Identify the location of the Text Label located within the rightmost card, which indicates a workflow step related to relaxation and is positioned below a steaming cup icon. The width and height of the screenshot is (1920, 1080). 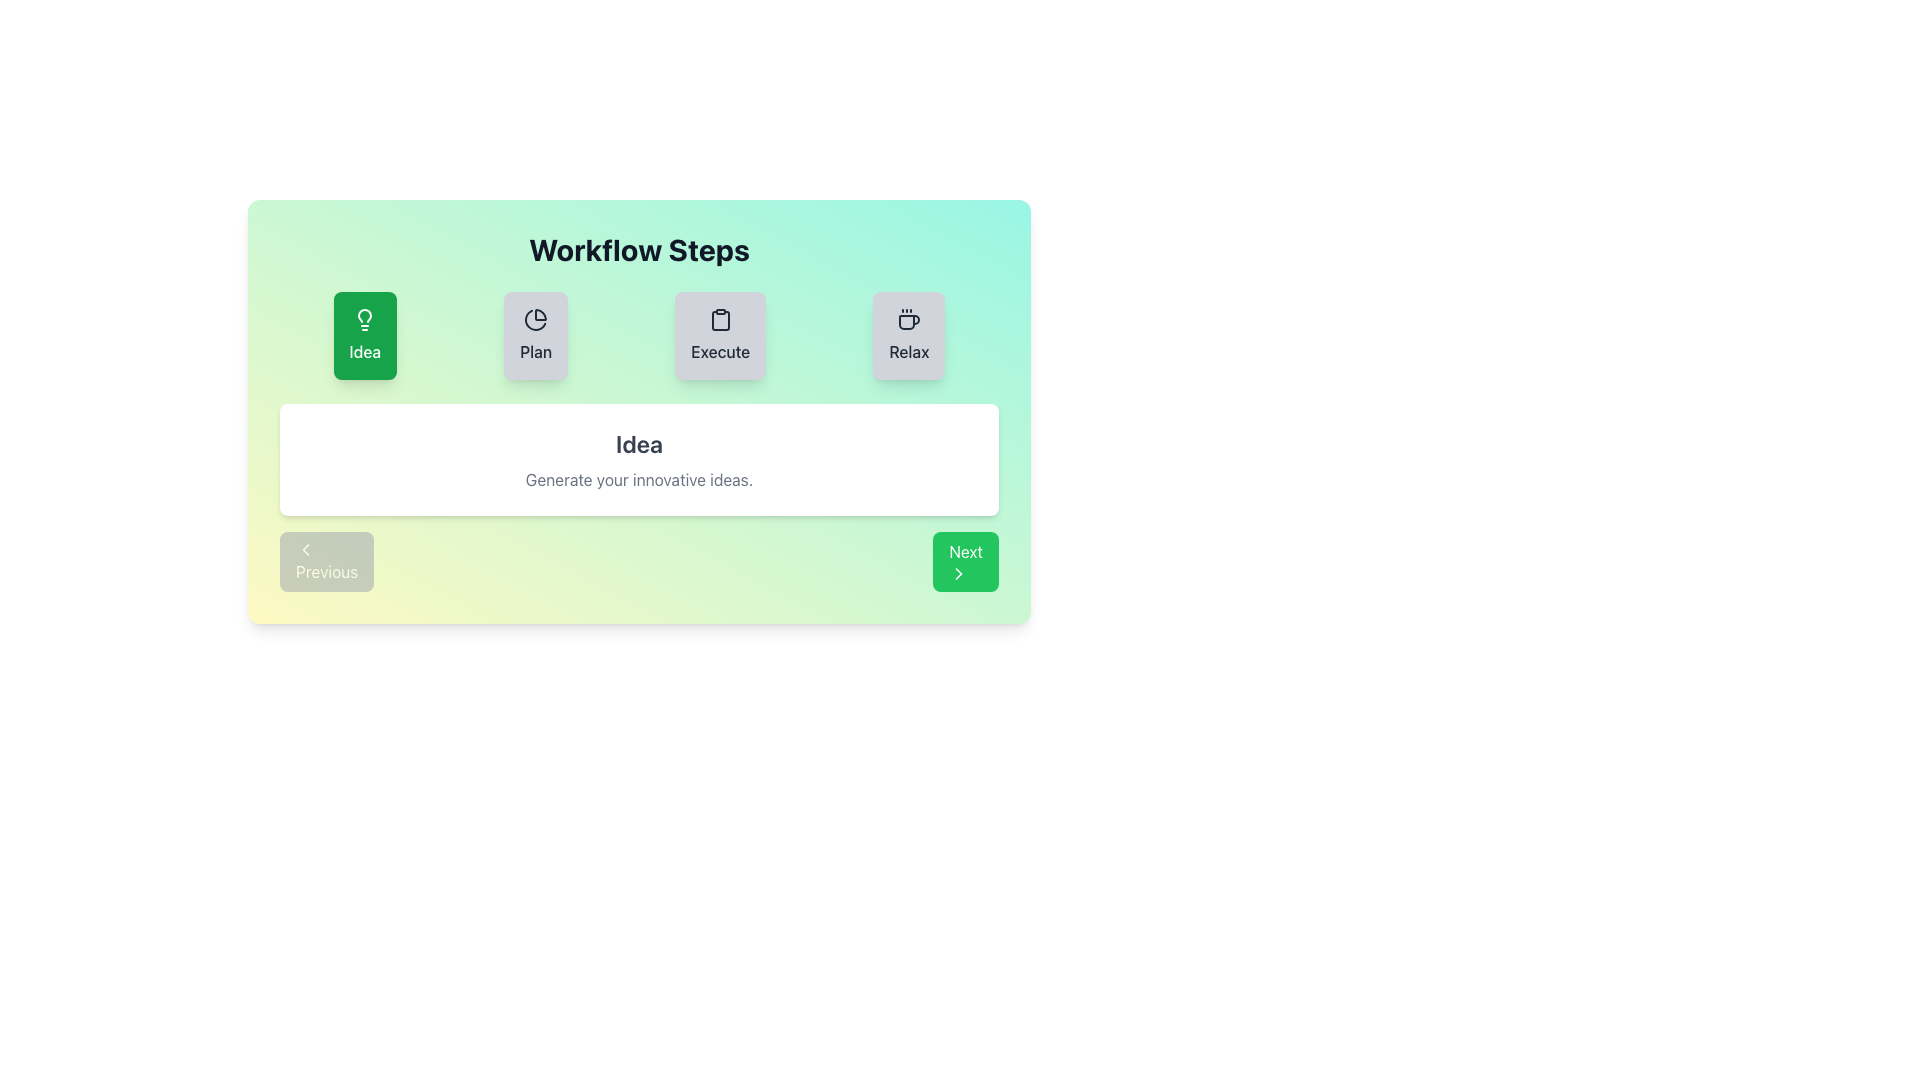
(908, 350).